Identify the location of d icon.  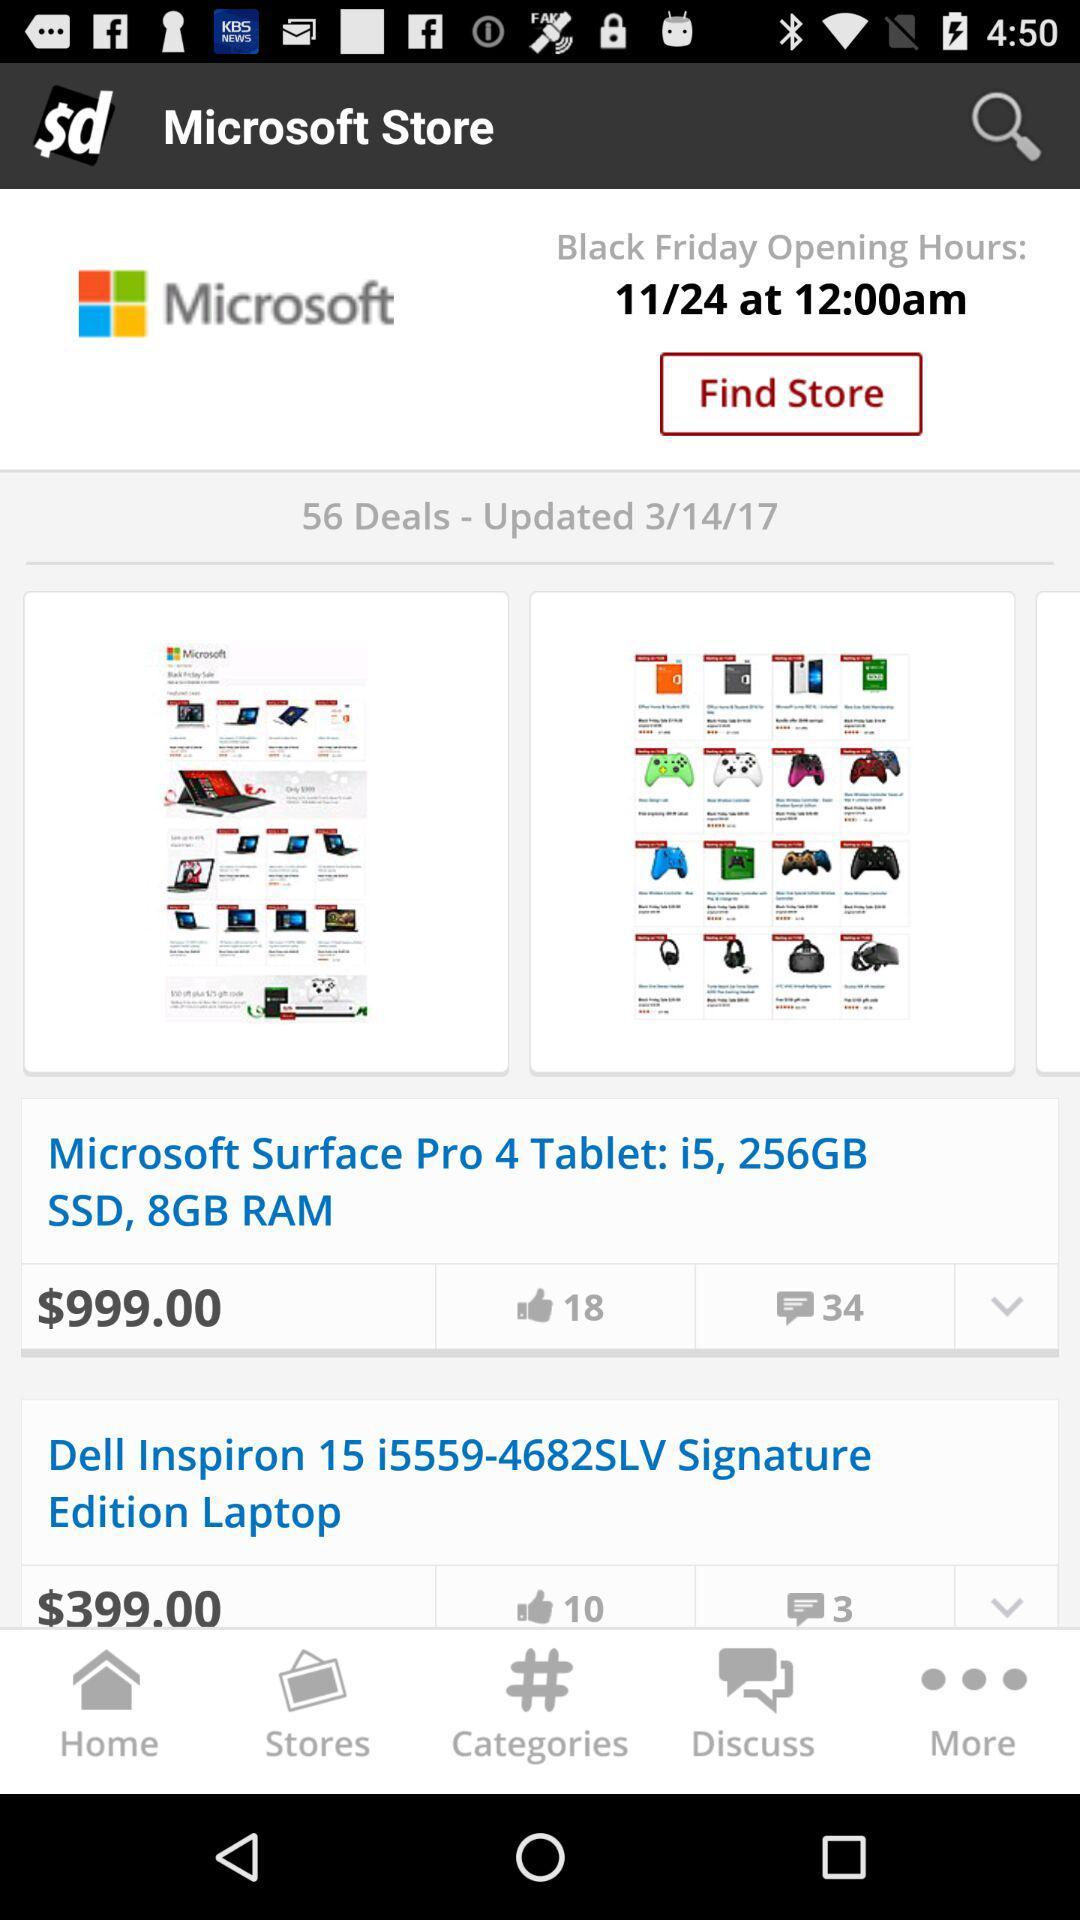
(73, 124).